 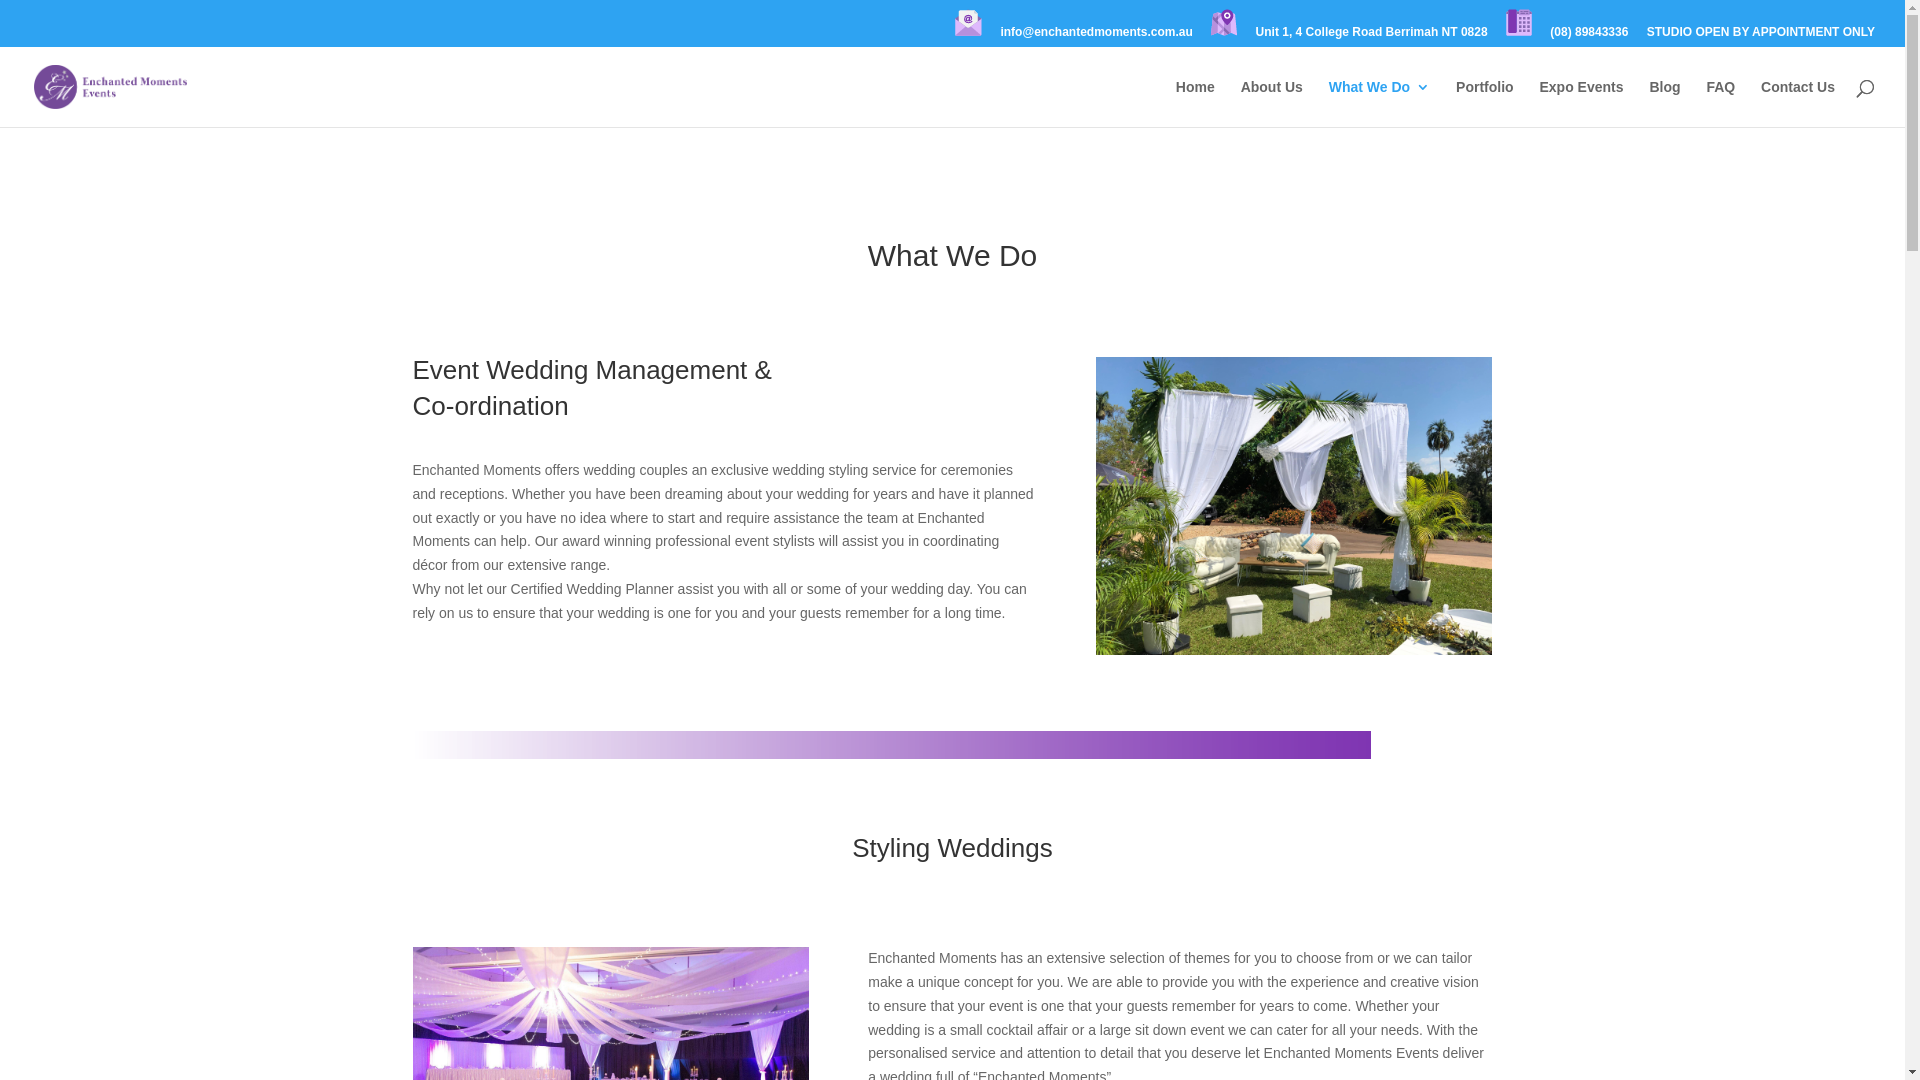 What do you see at coordinates (1455, 103) in the screenshot?
I see `'Portfolio'` at bounding box center [1455, 103].